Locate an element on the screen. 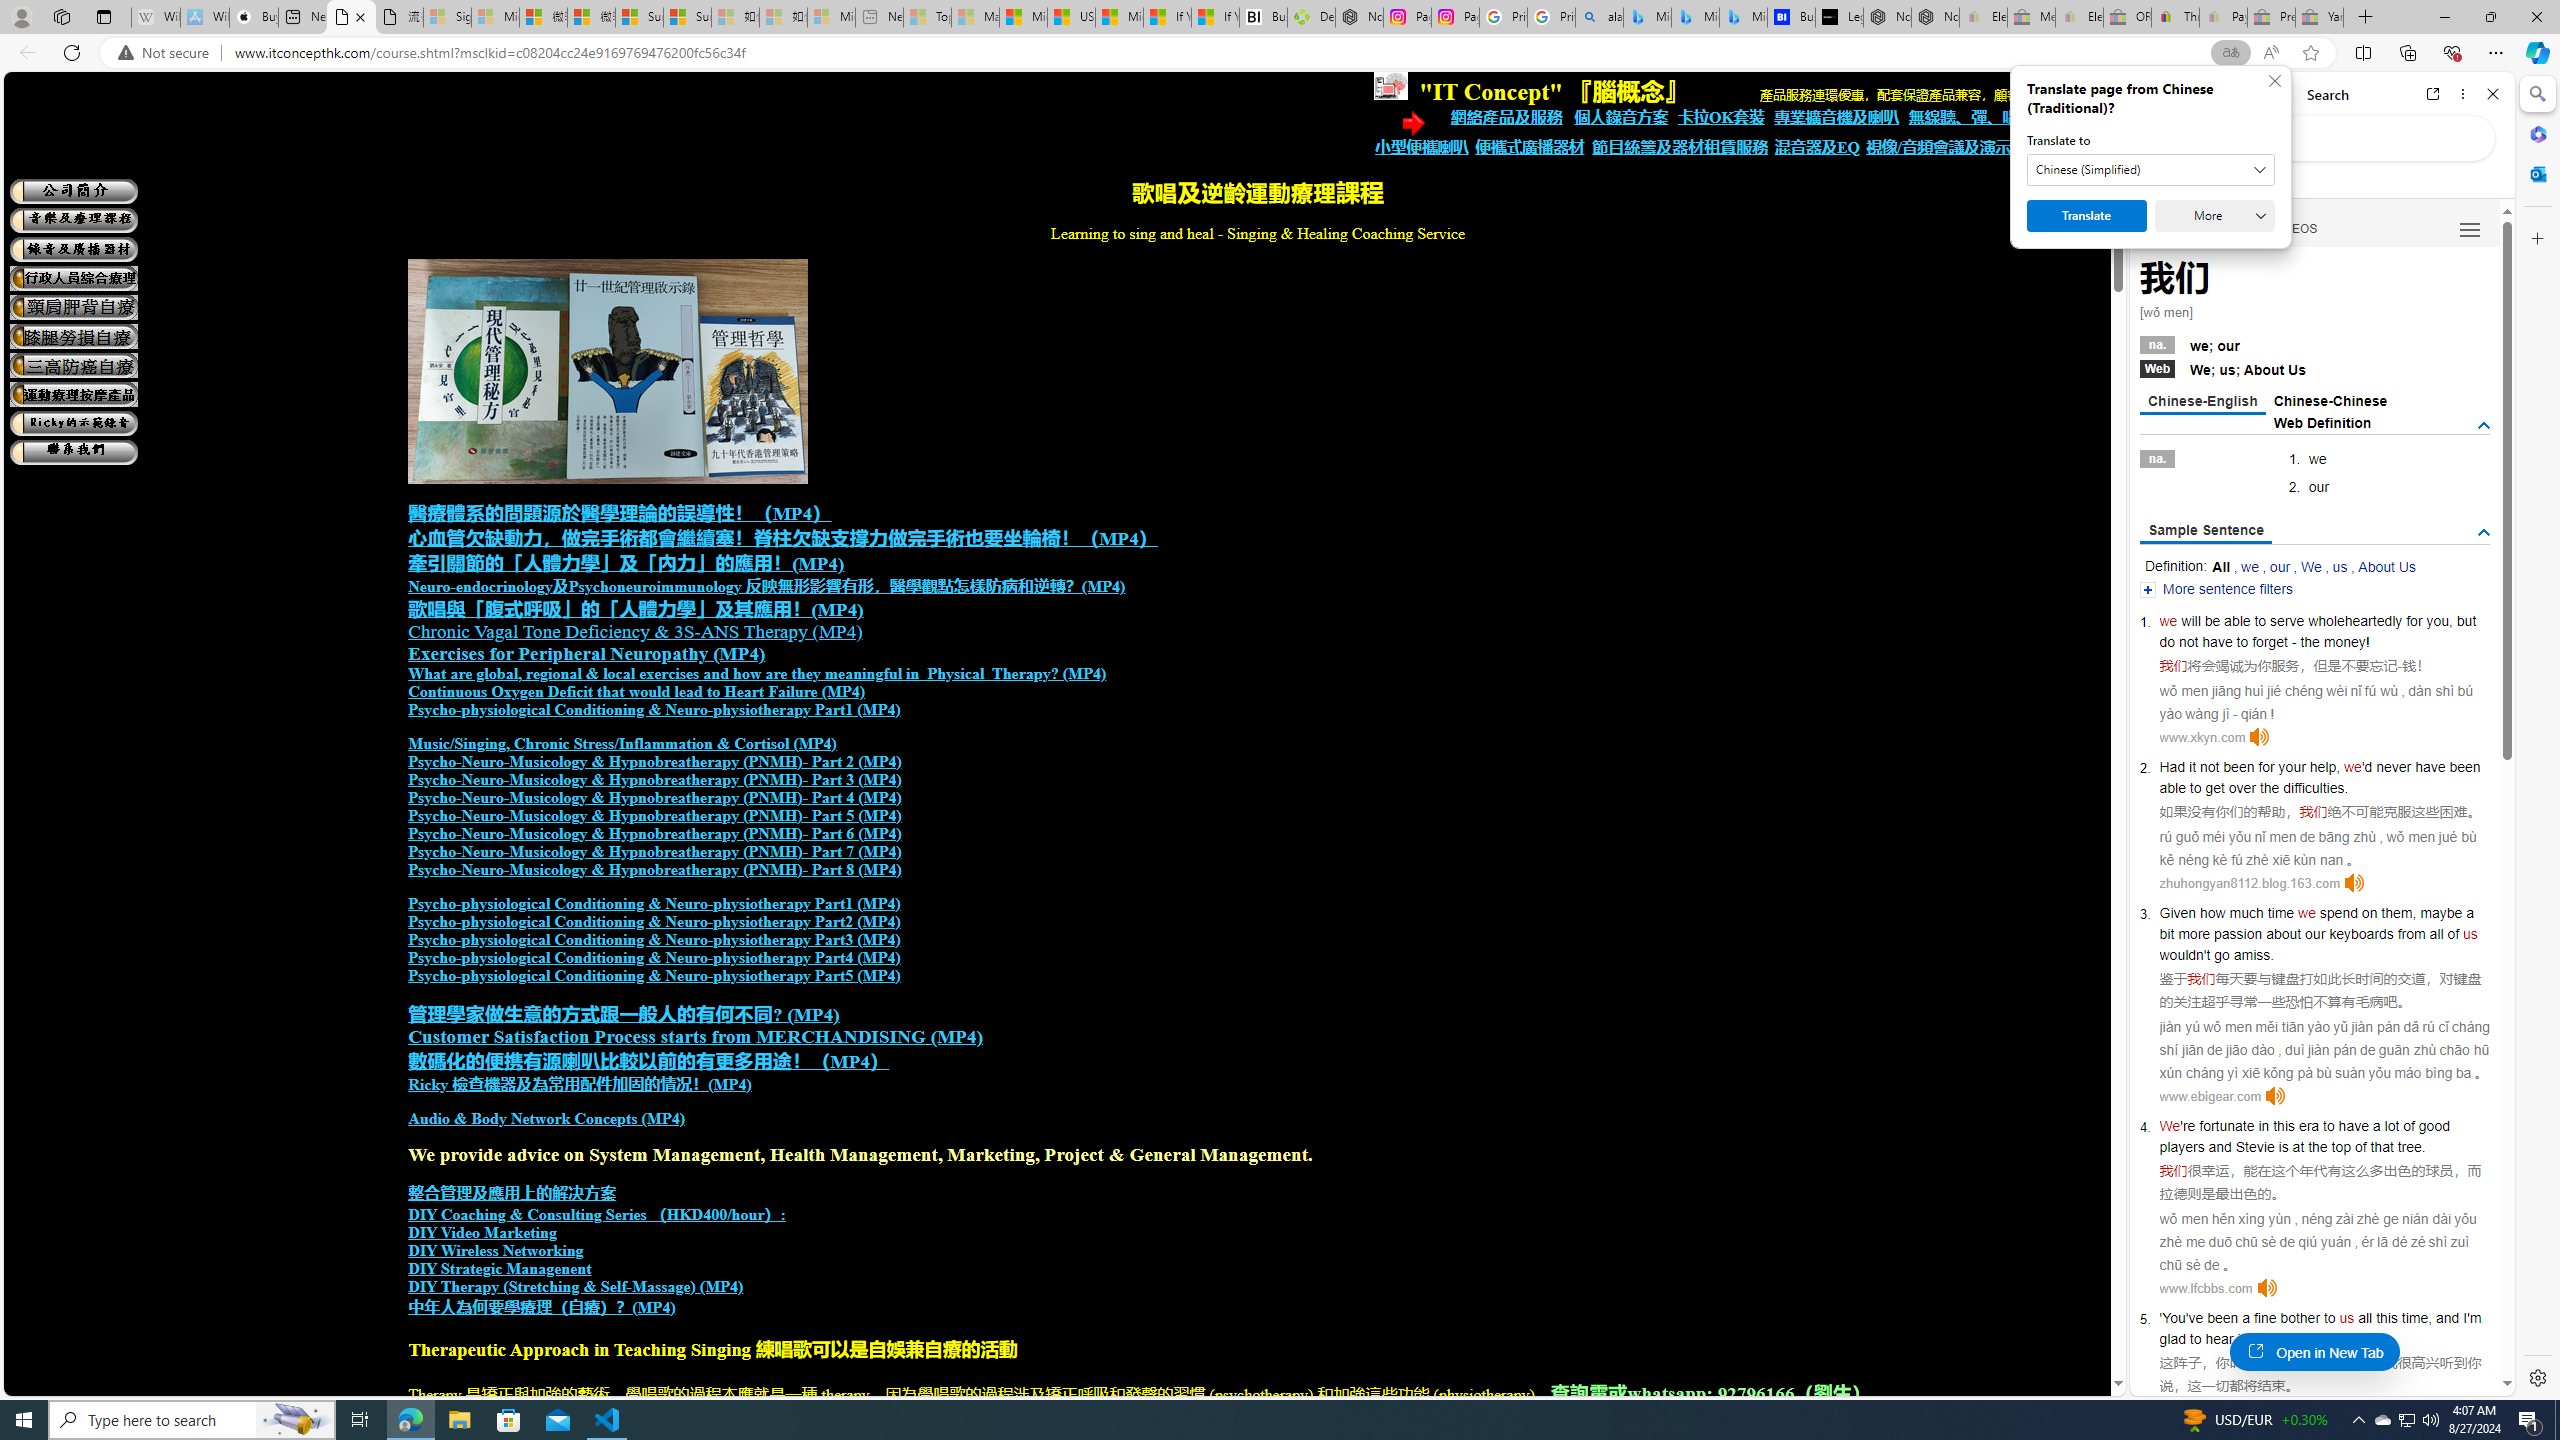 This screenshot has height=1440, width=2560. 'Translate to' is located at coordinates (2151, 168).